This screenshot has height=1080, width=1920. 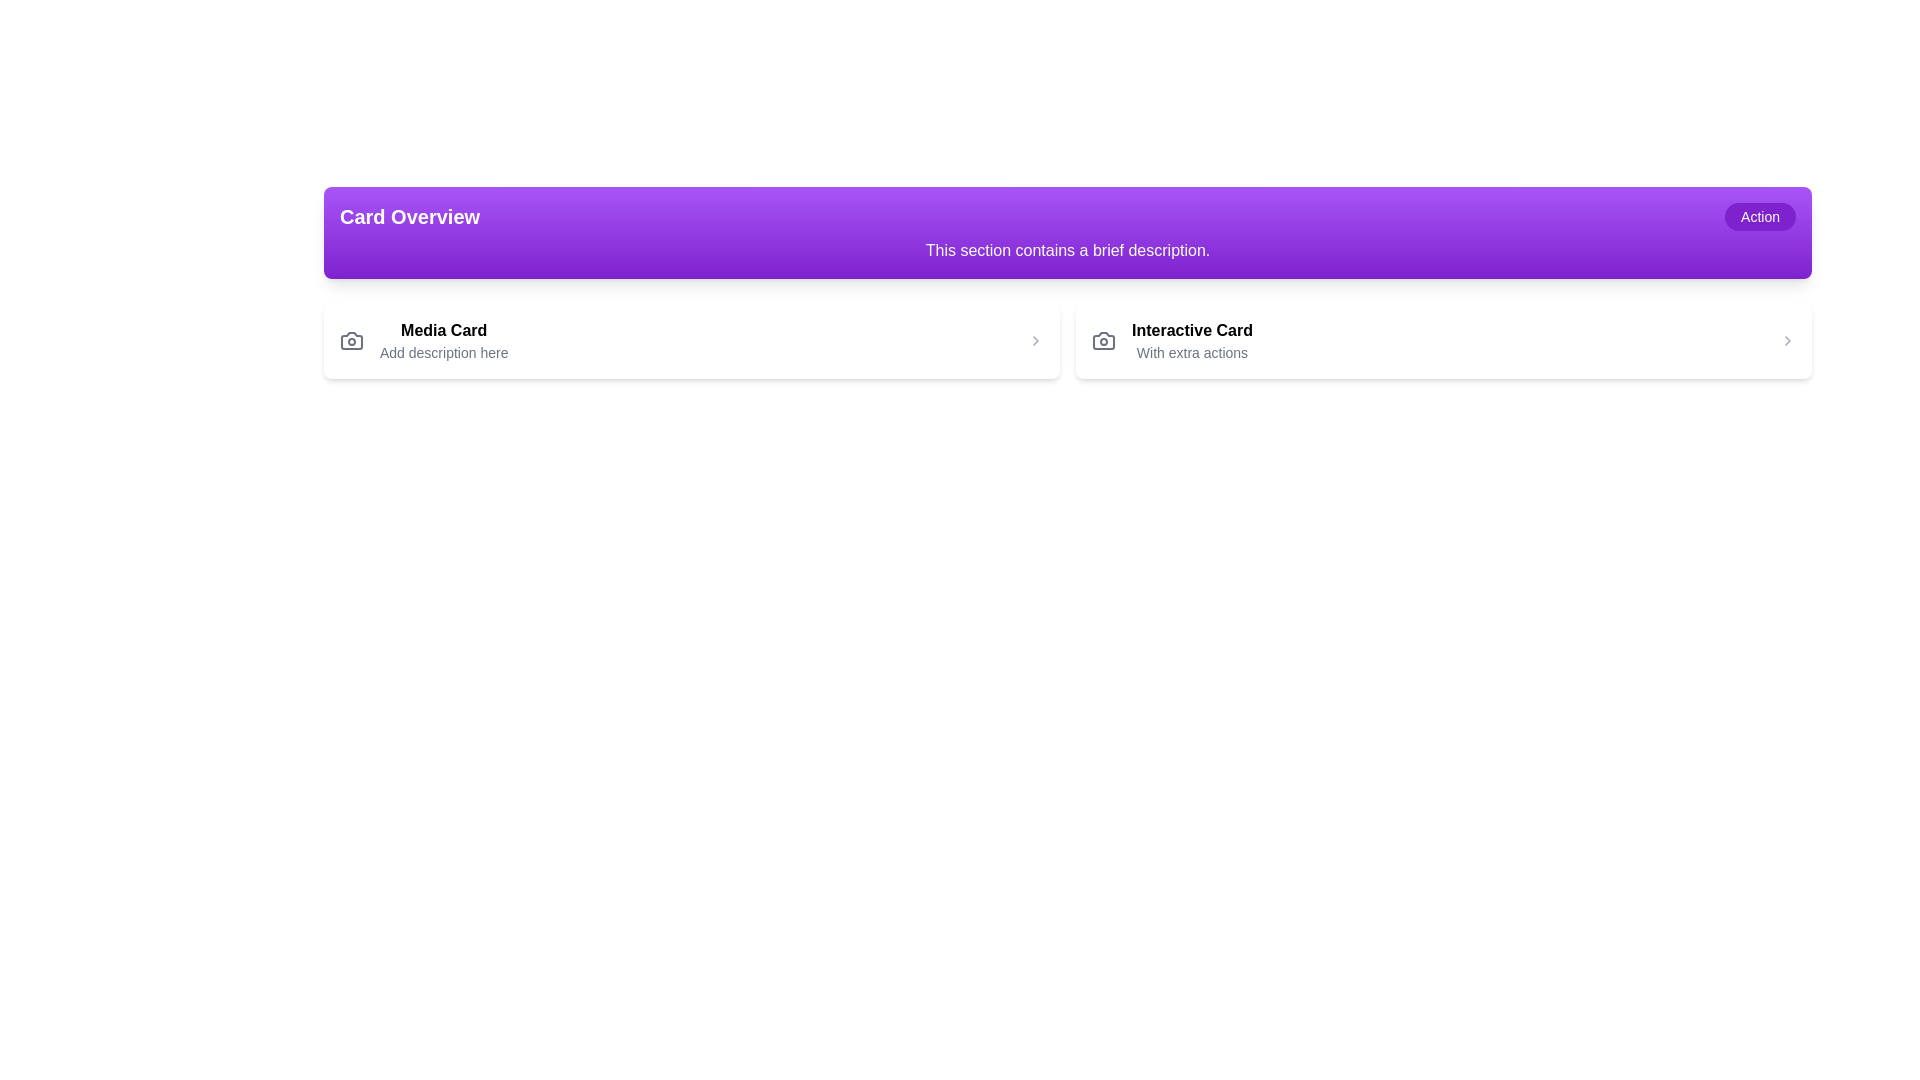 What do you see at coordinates (1760, 216) in the screenshot?
I see `the call-to-action button located in the top-right corner of the purple banner labeled 'Card Overview'` at bounding box center [1760, 216].